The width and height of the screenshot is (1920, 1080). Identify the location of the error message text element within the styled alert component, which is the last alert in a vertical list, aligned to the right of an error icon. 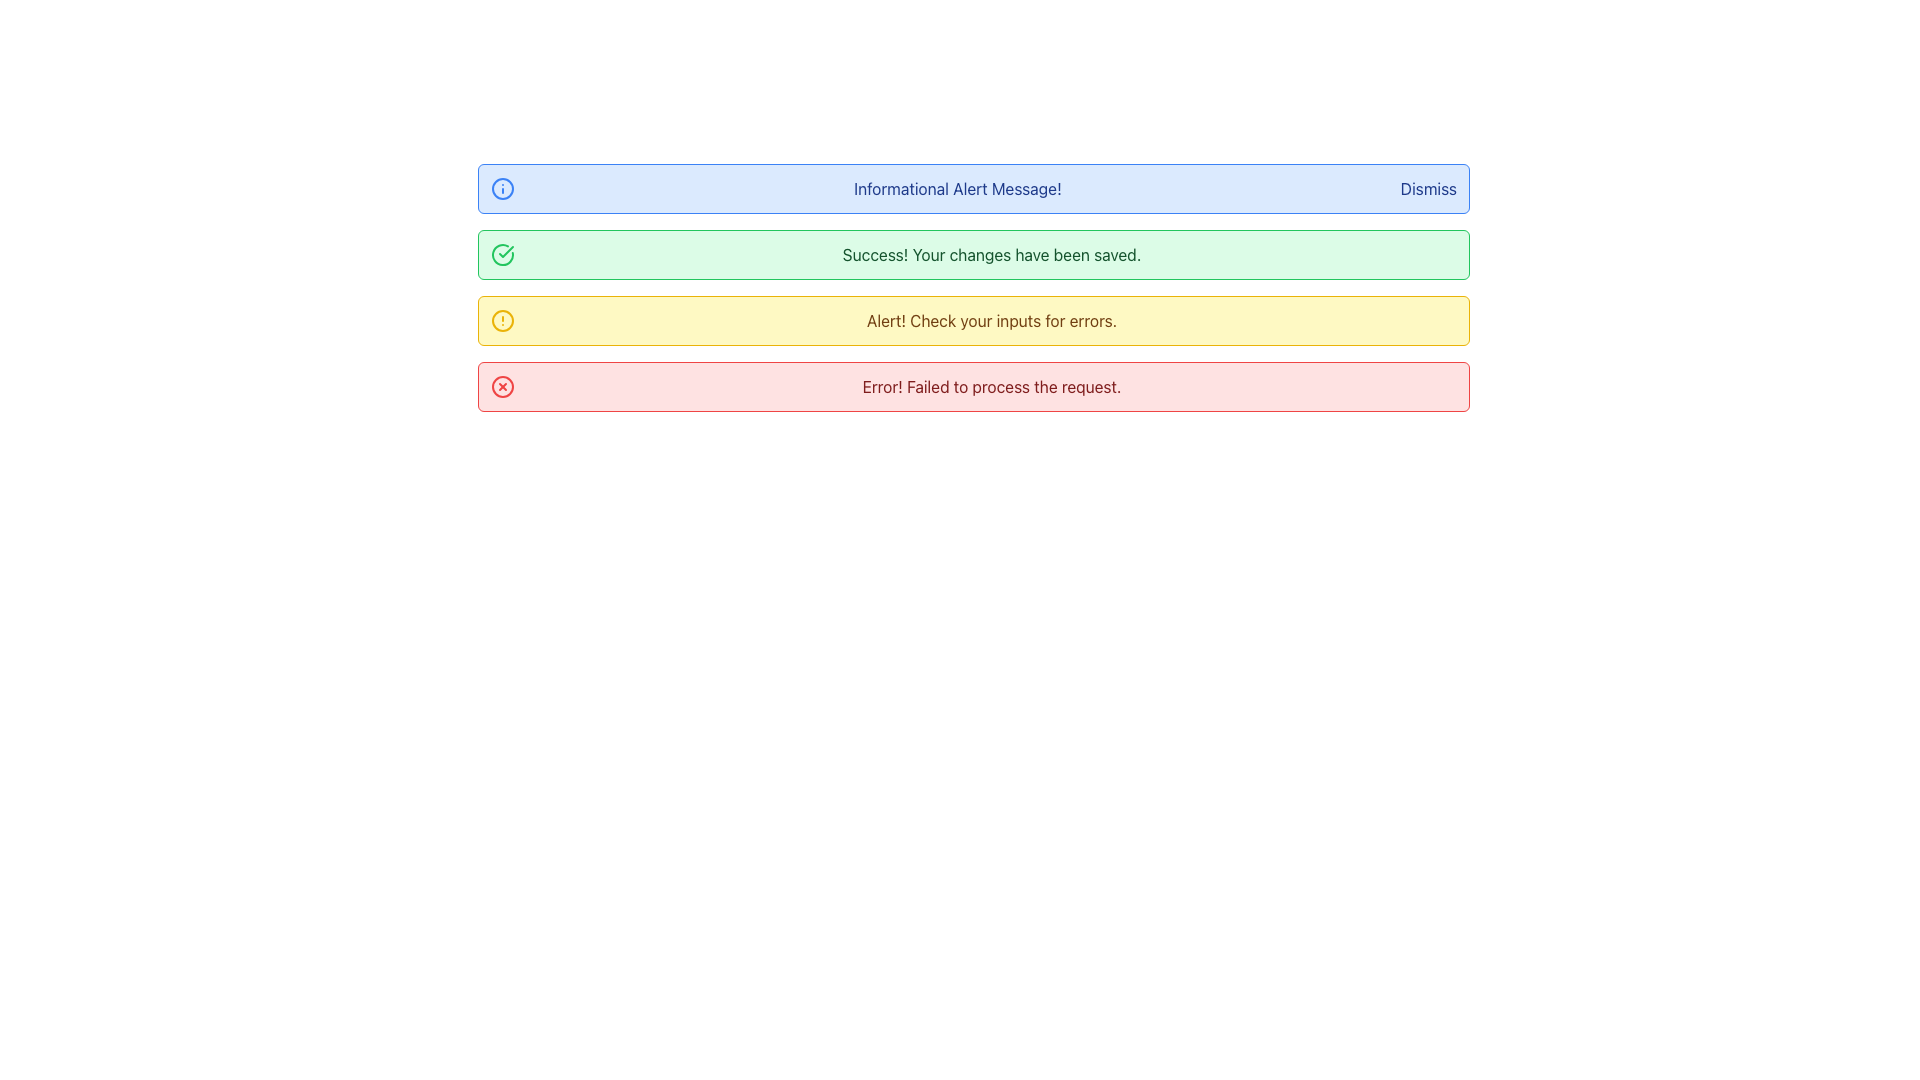
(992, 386).